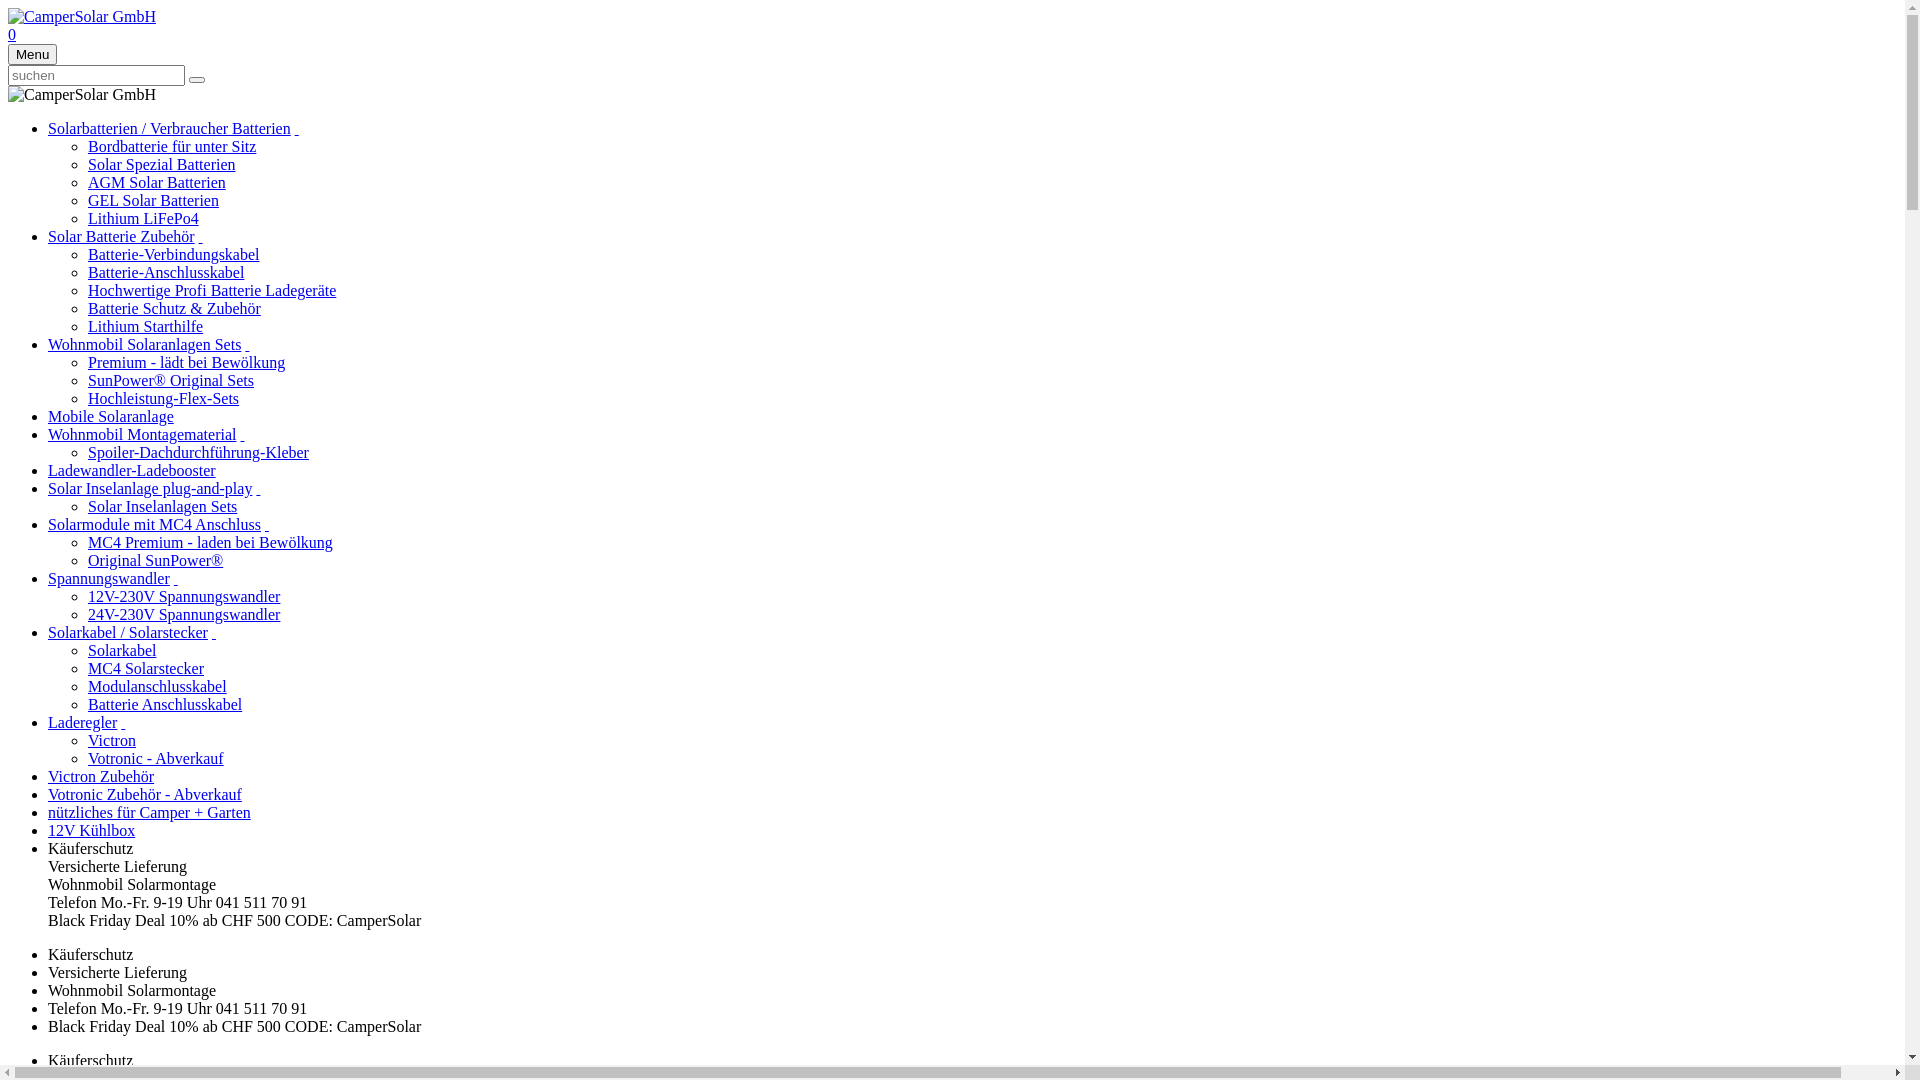 The image size is (1920, 1080). Describe the element at coordinates (86, 685) in the screenshot. I see `'Modulanschlusskabel'` at that location.